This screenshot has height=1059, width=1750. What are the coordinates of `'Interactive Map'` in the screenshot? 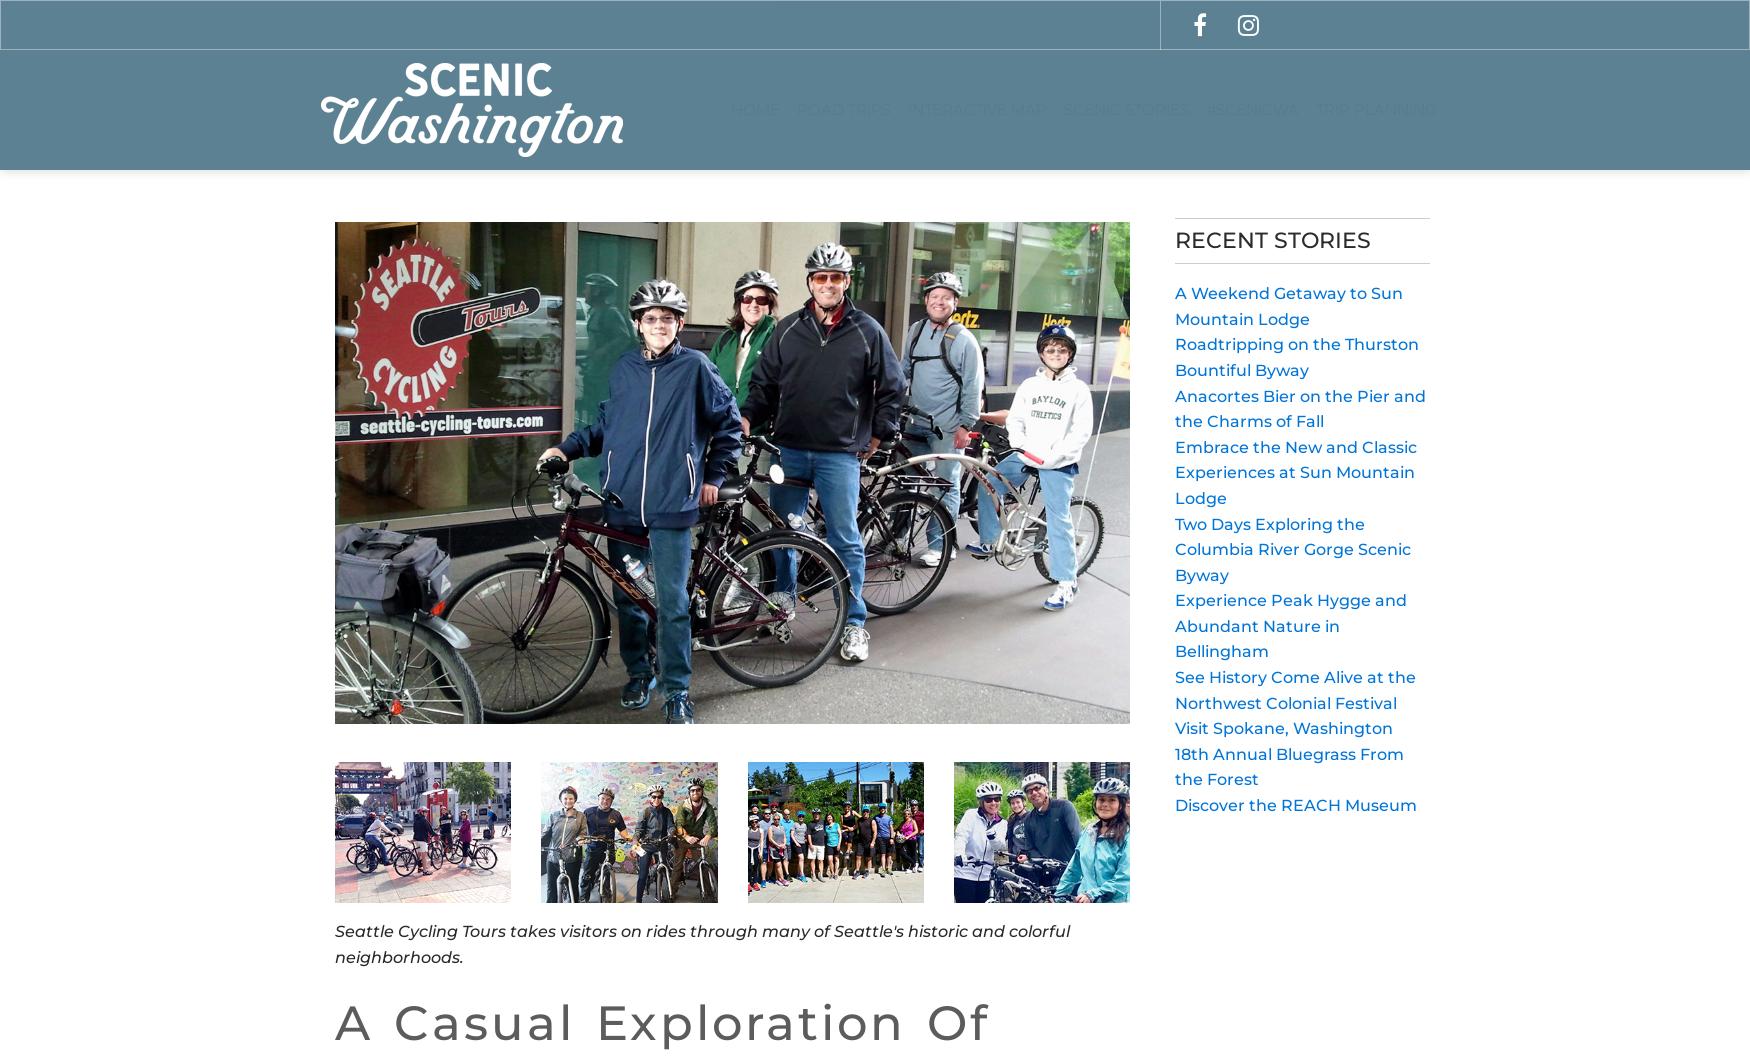 It's located at (976, 108).